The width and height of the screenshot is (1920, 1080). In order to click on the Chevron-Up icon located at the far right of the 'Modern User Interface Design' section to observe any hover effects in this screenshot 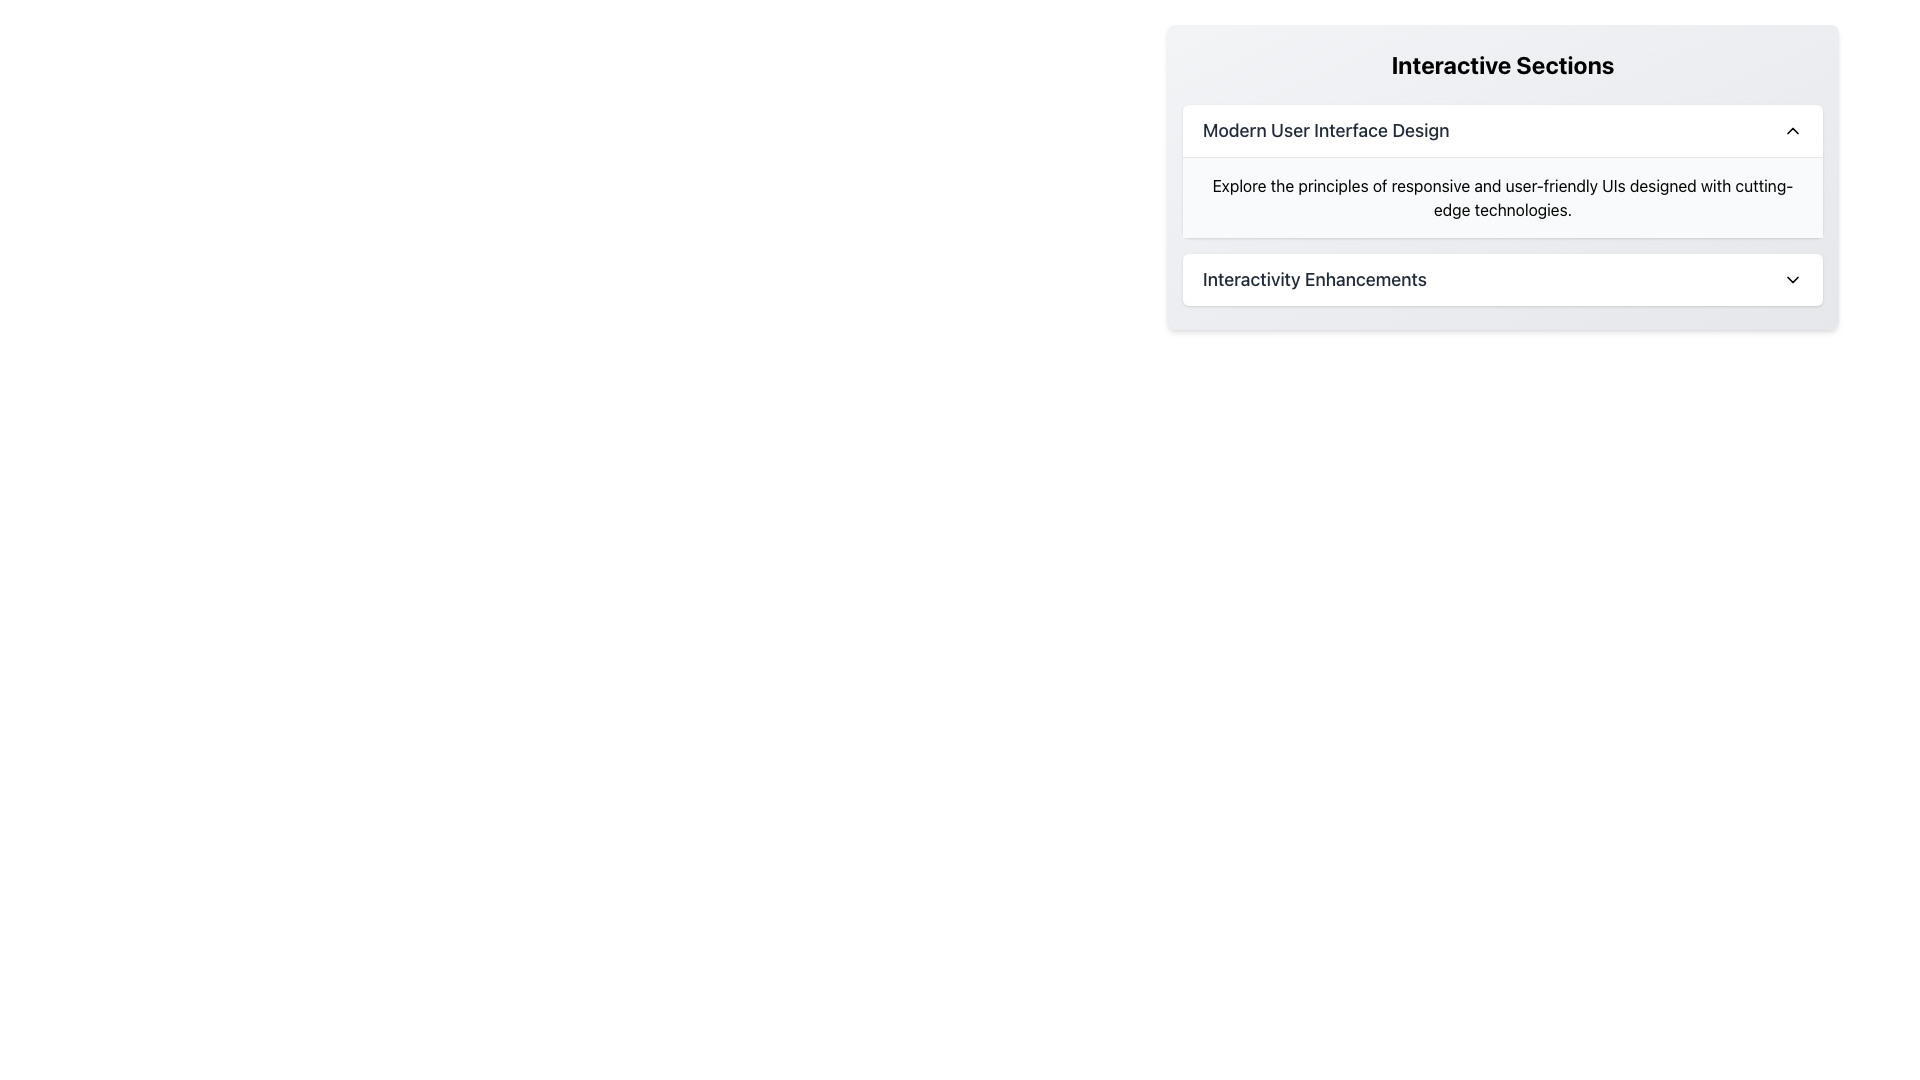, I will do `click(1793, 131)`.